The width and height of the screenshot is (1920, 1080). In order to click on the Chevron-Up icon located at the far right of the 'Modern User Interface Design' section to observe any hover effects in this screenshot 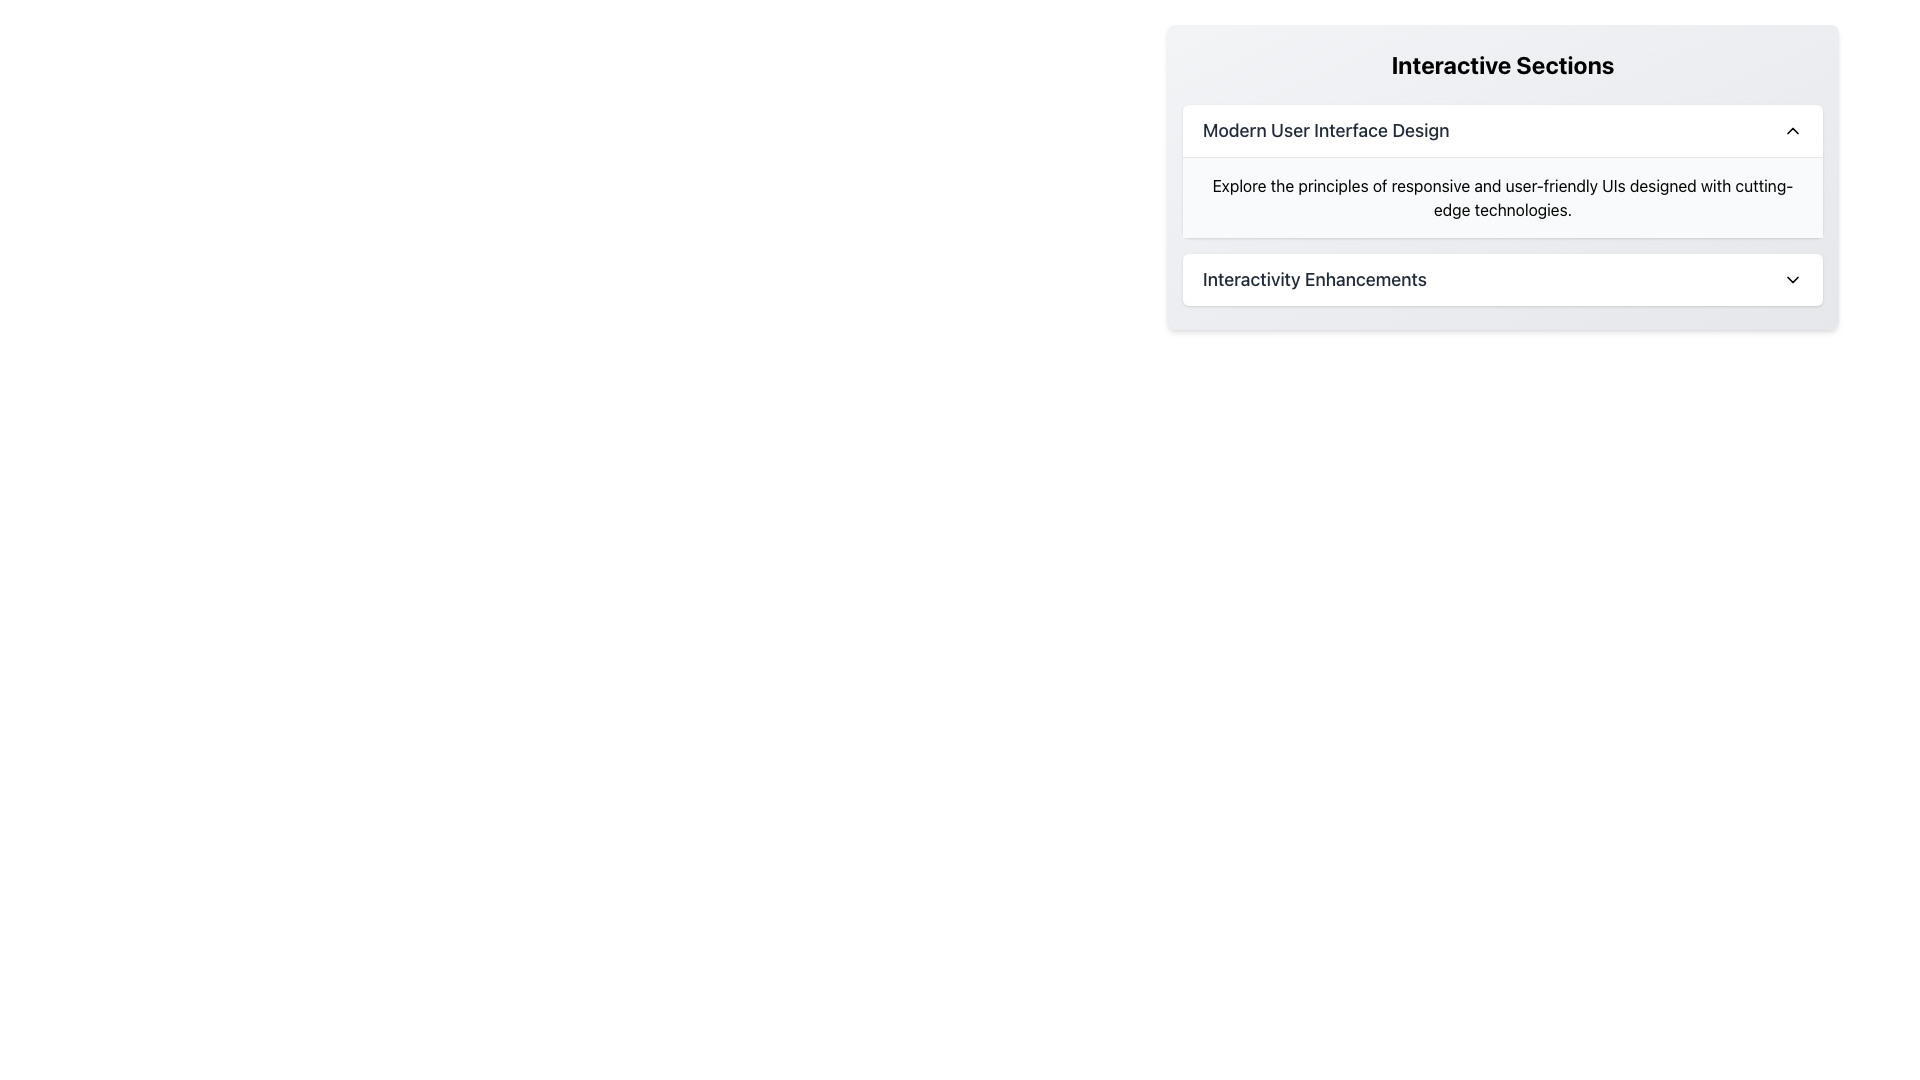, I will do `click(1793, 131)`.